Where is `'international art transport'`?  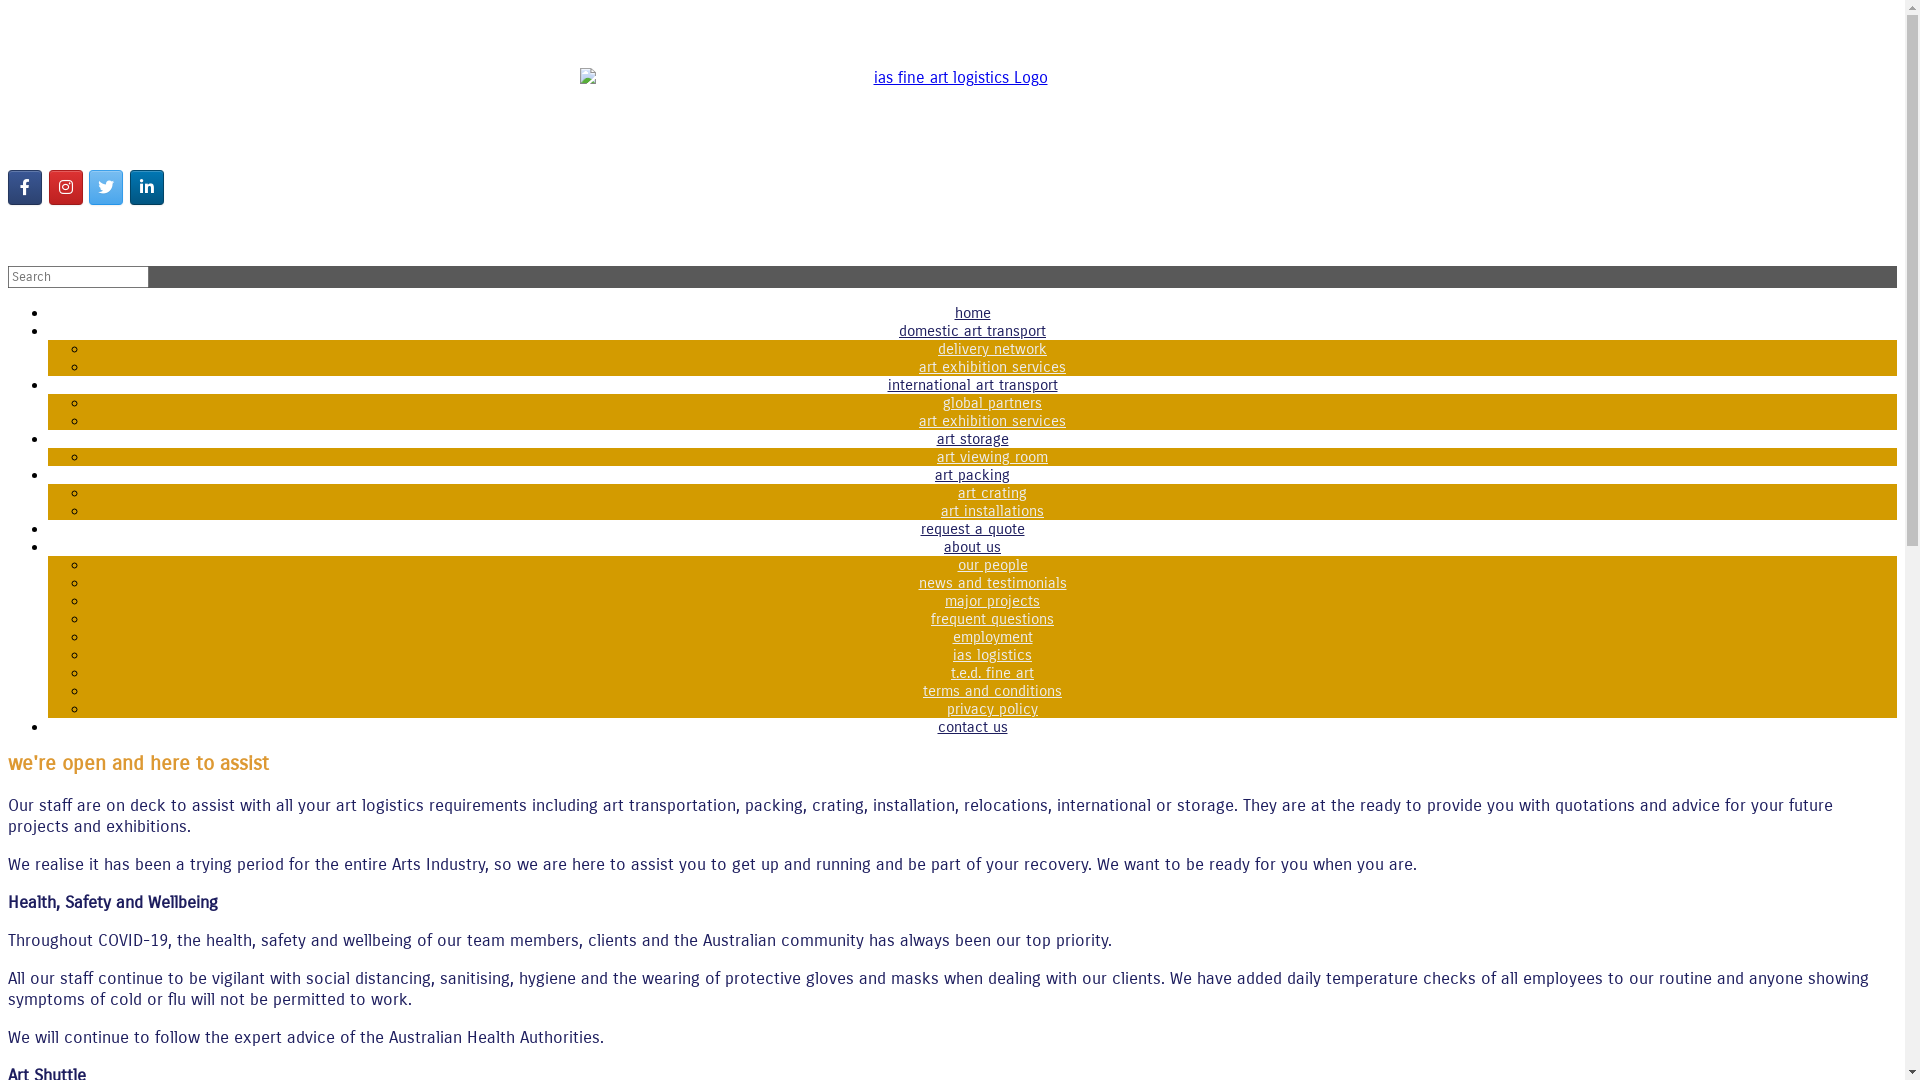
'international art transport' is located at coordinates (973, 385).